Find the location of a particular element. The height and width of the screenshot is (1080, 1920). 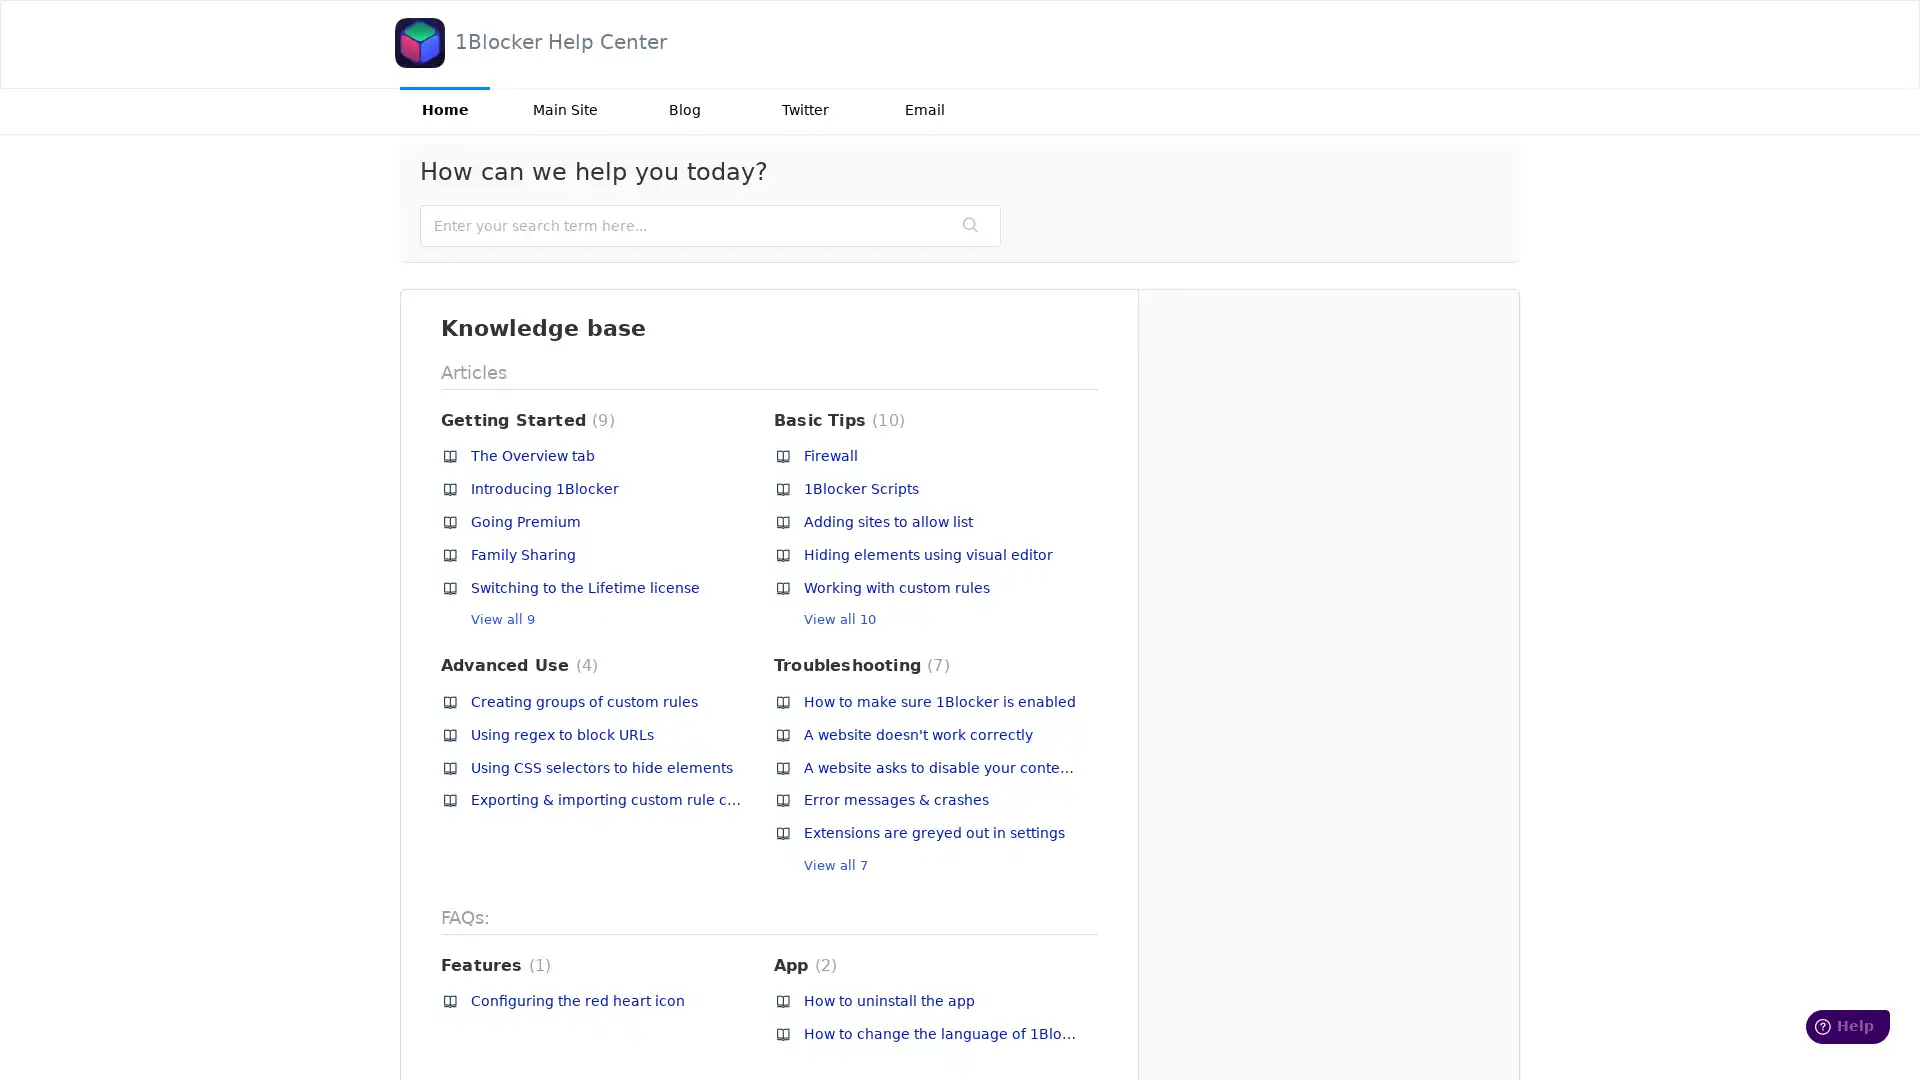

Search is located at coordinates (969, 225).